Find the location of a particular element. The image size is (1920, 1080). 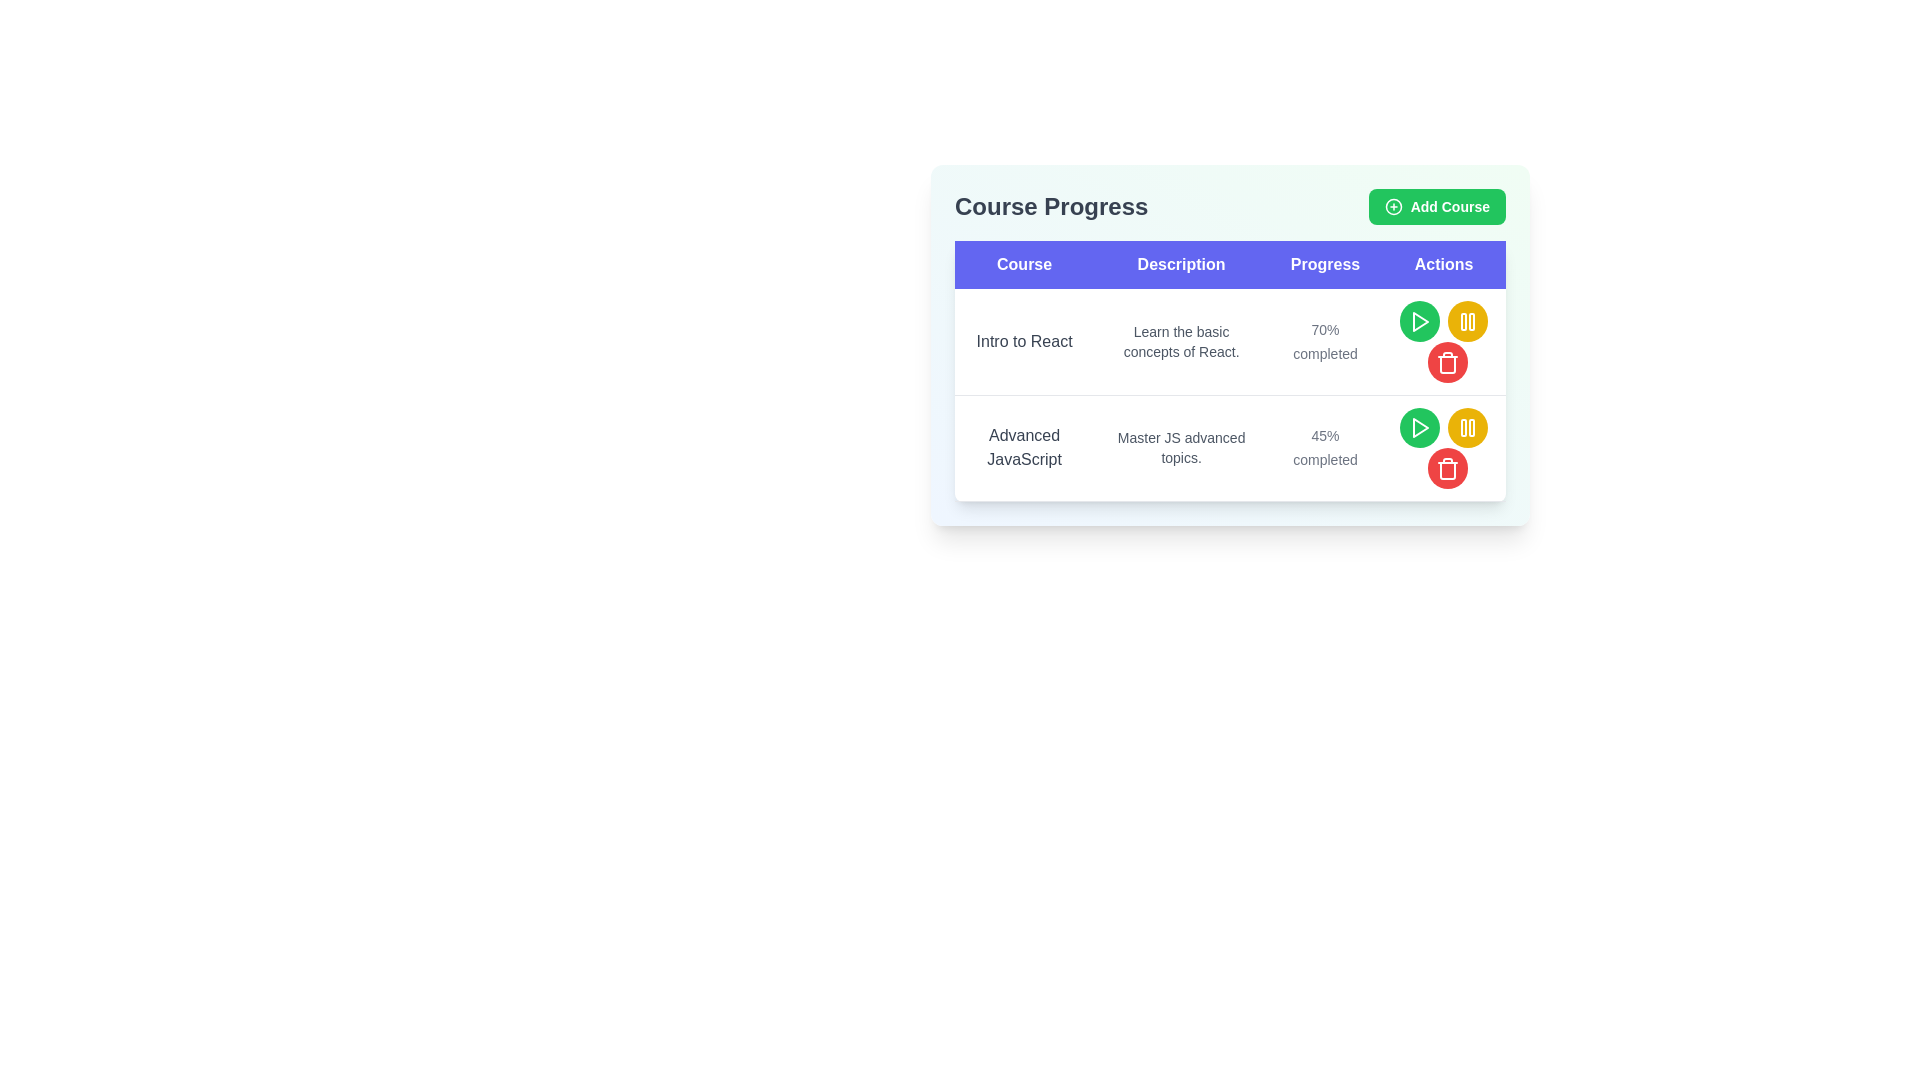

the text label that describes the course 'Intro to React', which is located in the 'Description' column of the first row in the table is located at coordinates (1181, 341).